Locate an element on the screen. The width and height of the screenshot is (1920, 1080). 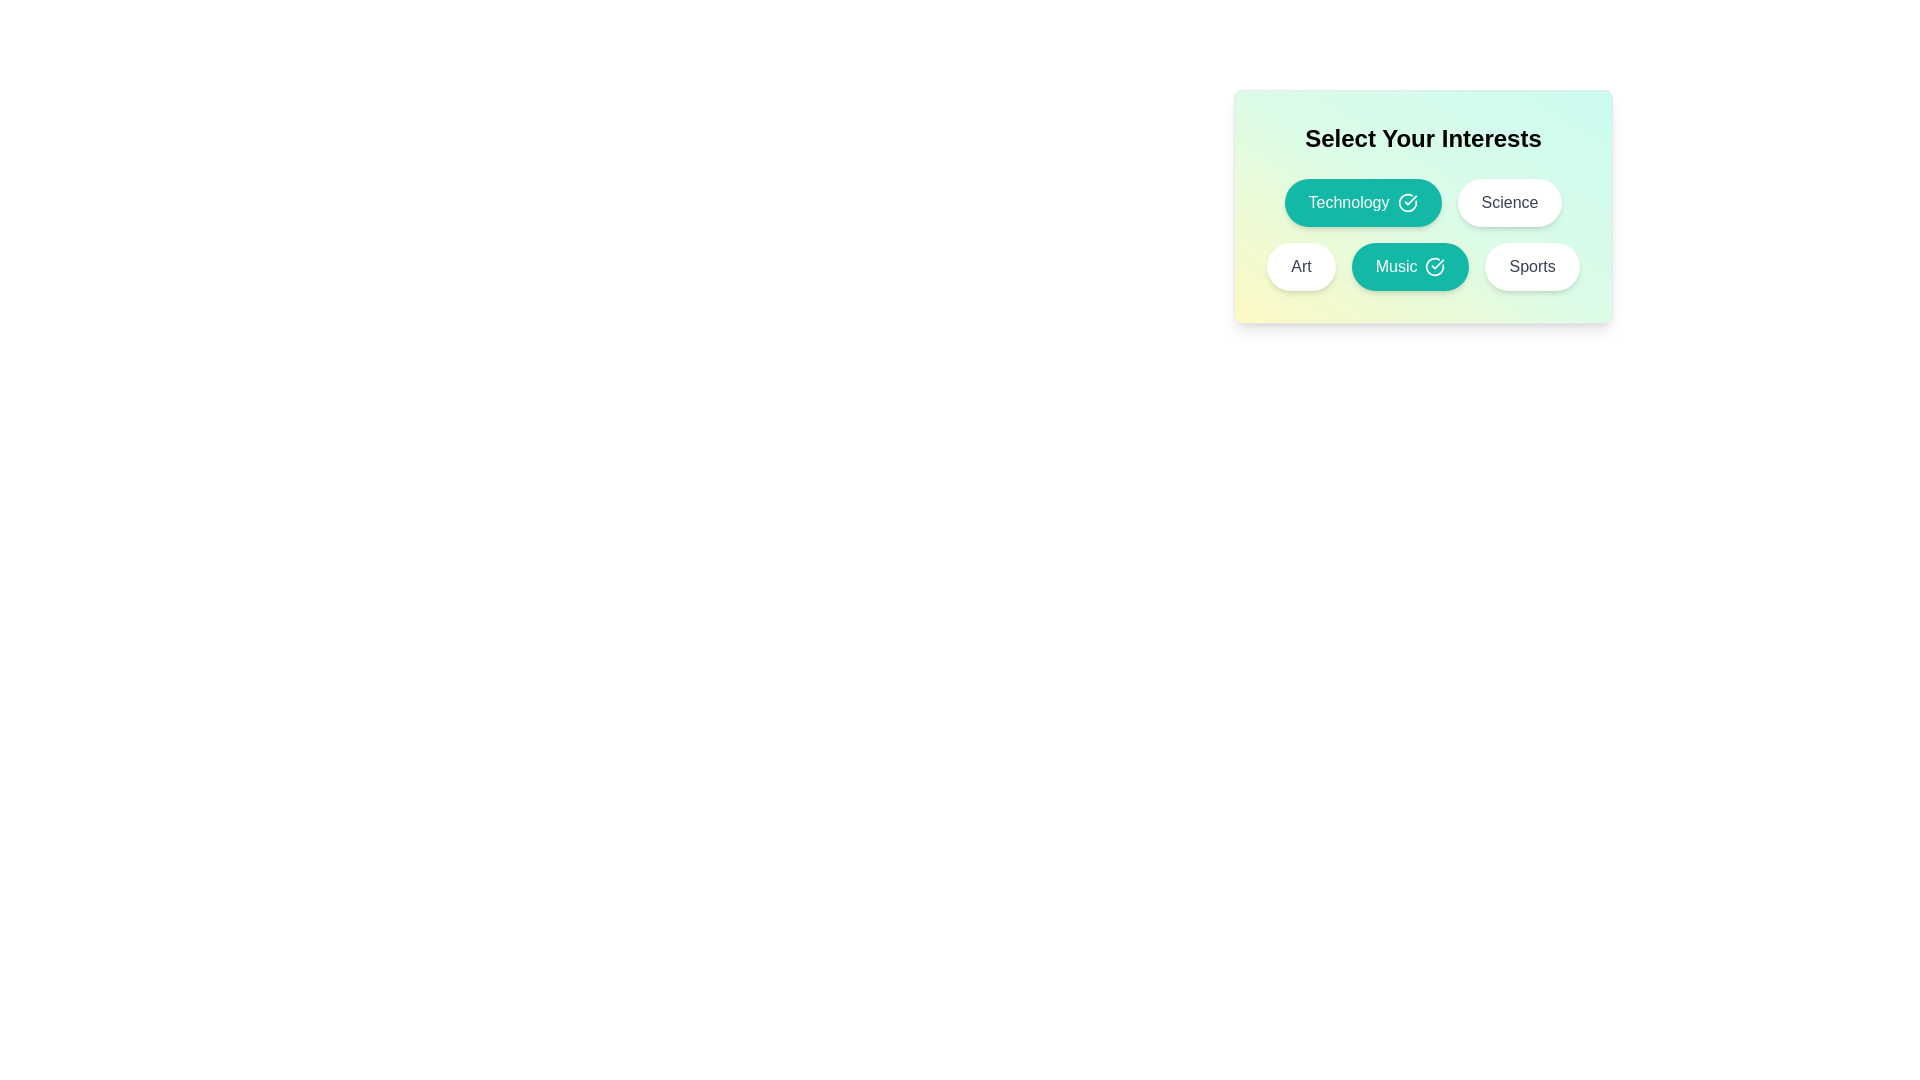
the interest tag labeled Art is located at coordinates (1301, 265).